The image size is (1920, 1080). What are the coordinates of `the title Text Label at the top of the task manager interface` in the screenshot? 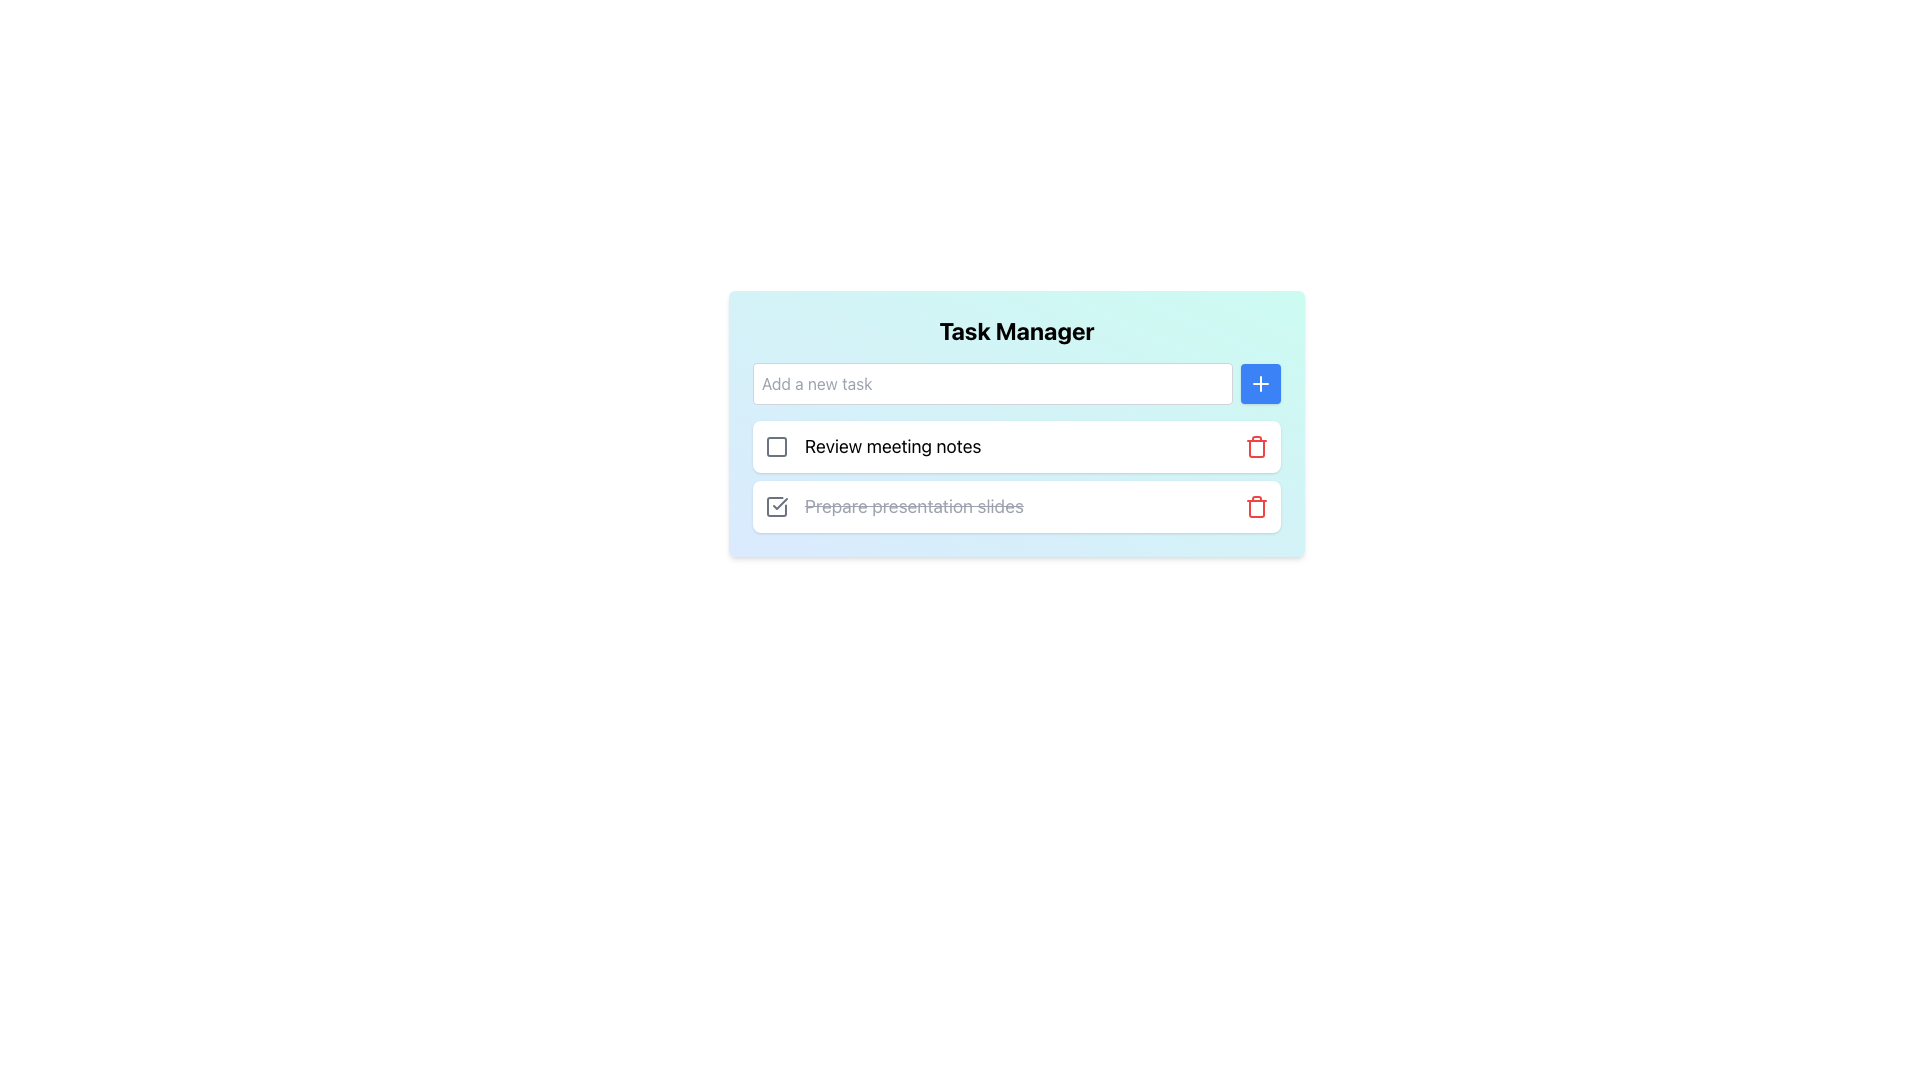 It's located at (1017, 330).